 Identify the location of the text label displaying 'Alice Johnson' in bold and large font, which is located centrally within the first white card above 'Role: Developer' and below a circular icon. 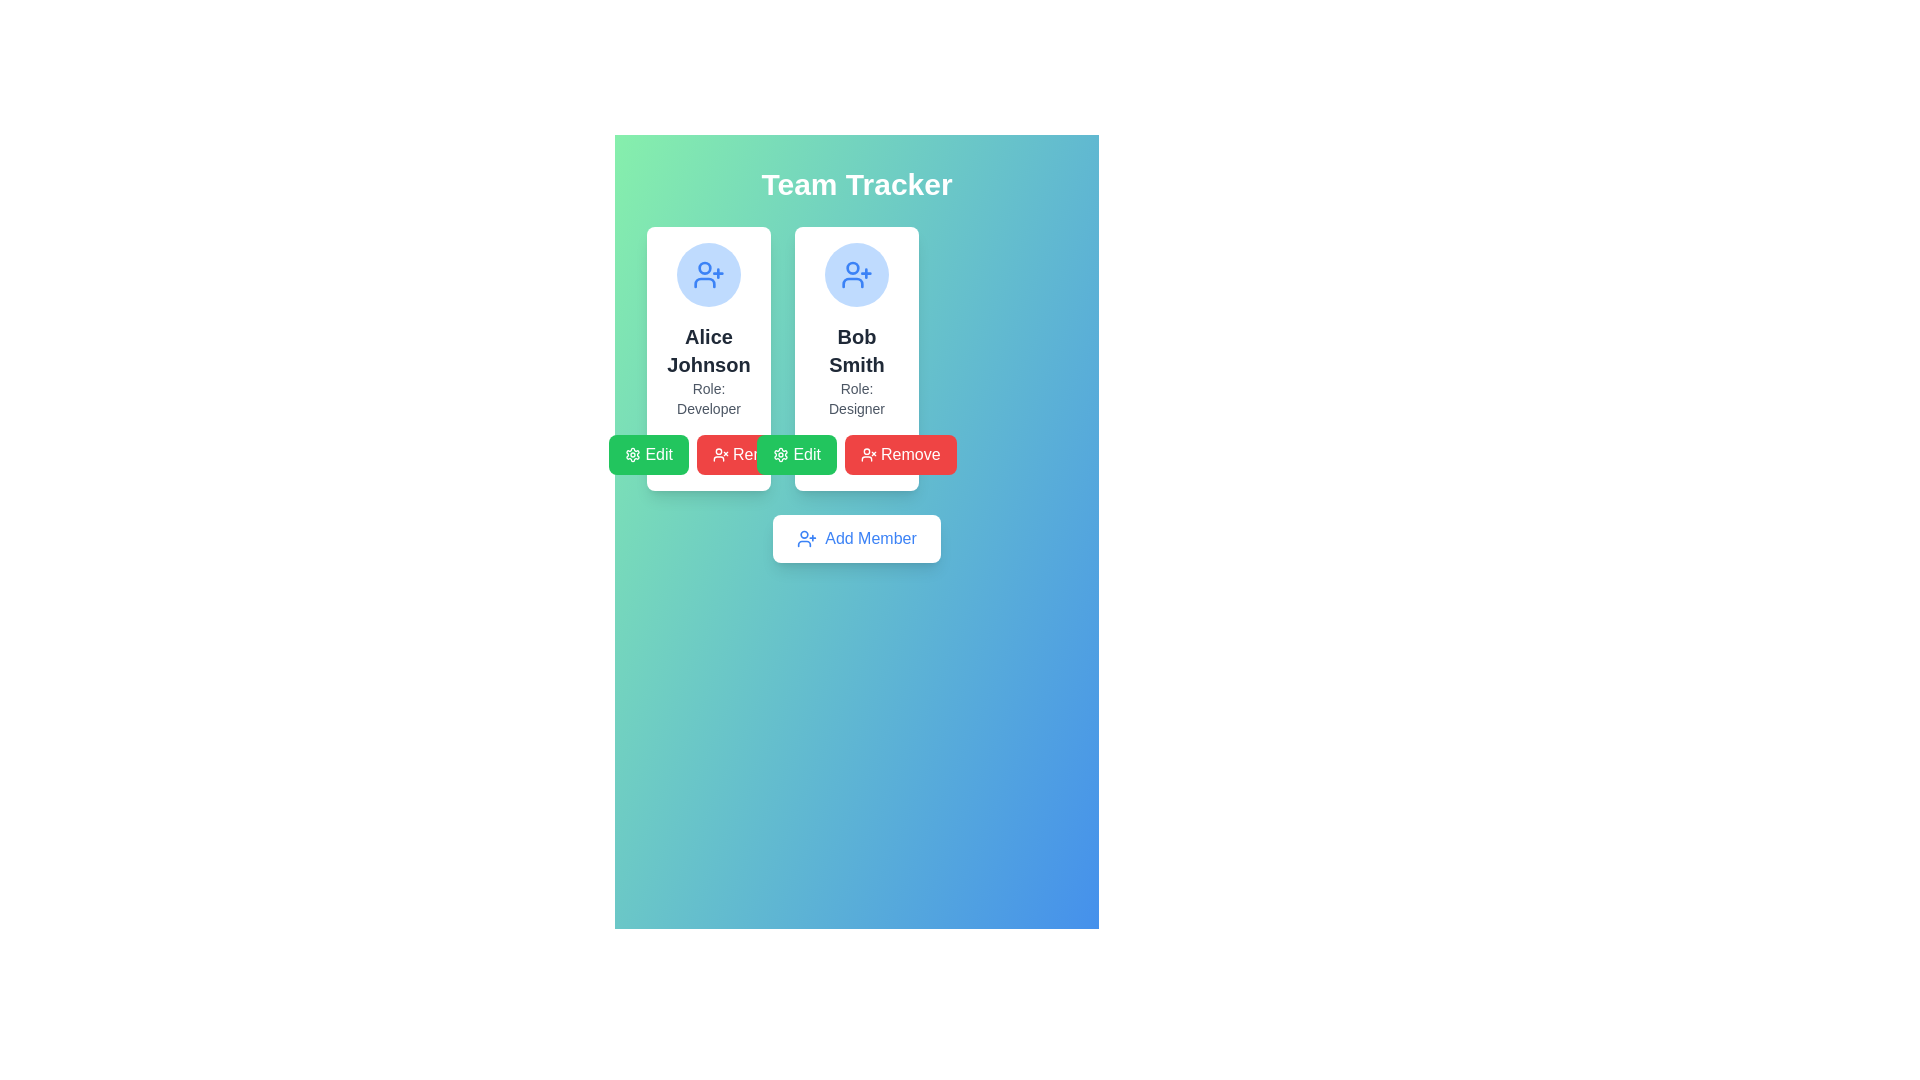
(709, 350).